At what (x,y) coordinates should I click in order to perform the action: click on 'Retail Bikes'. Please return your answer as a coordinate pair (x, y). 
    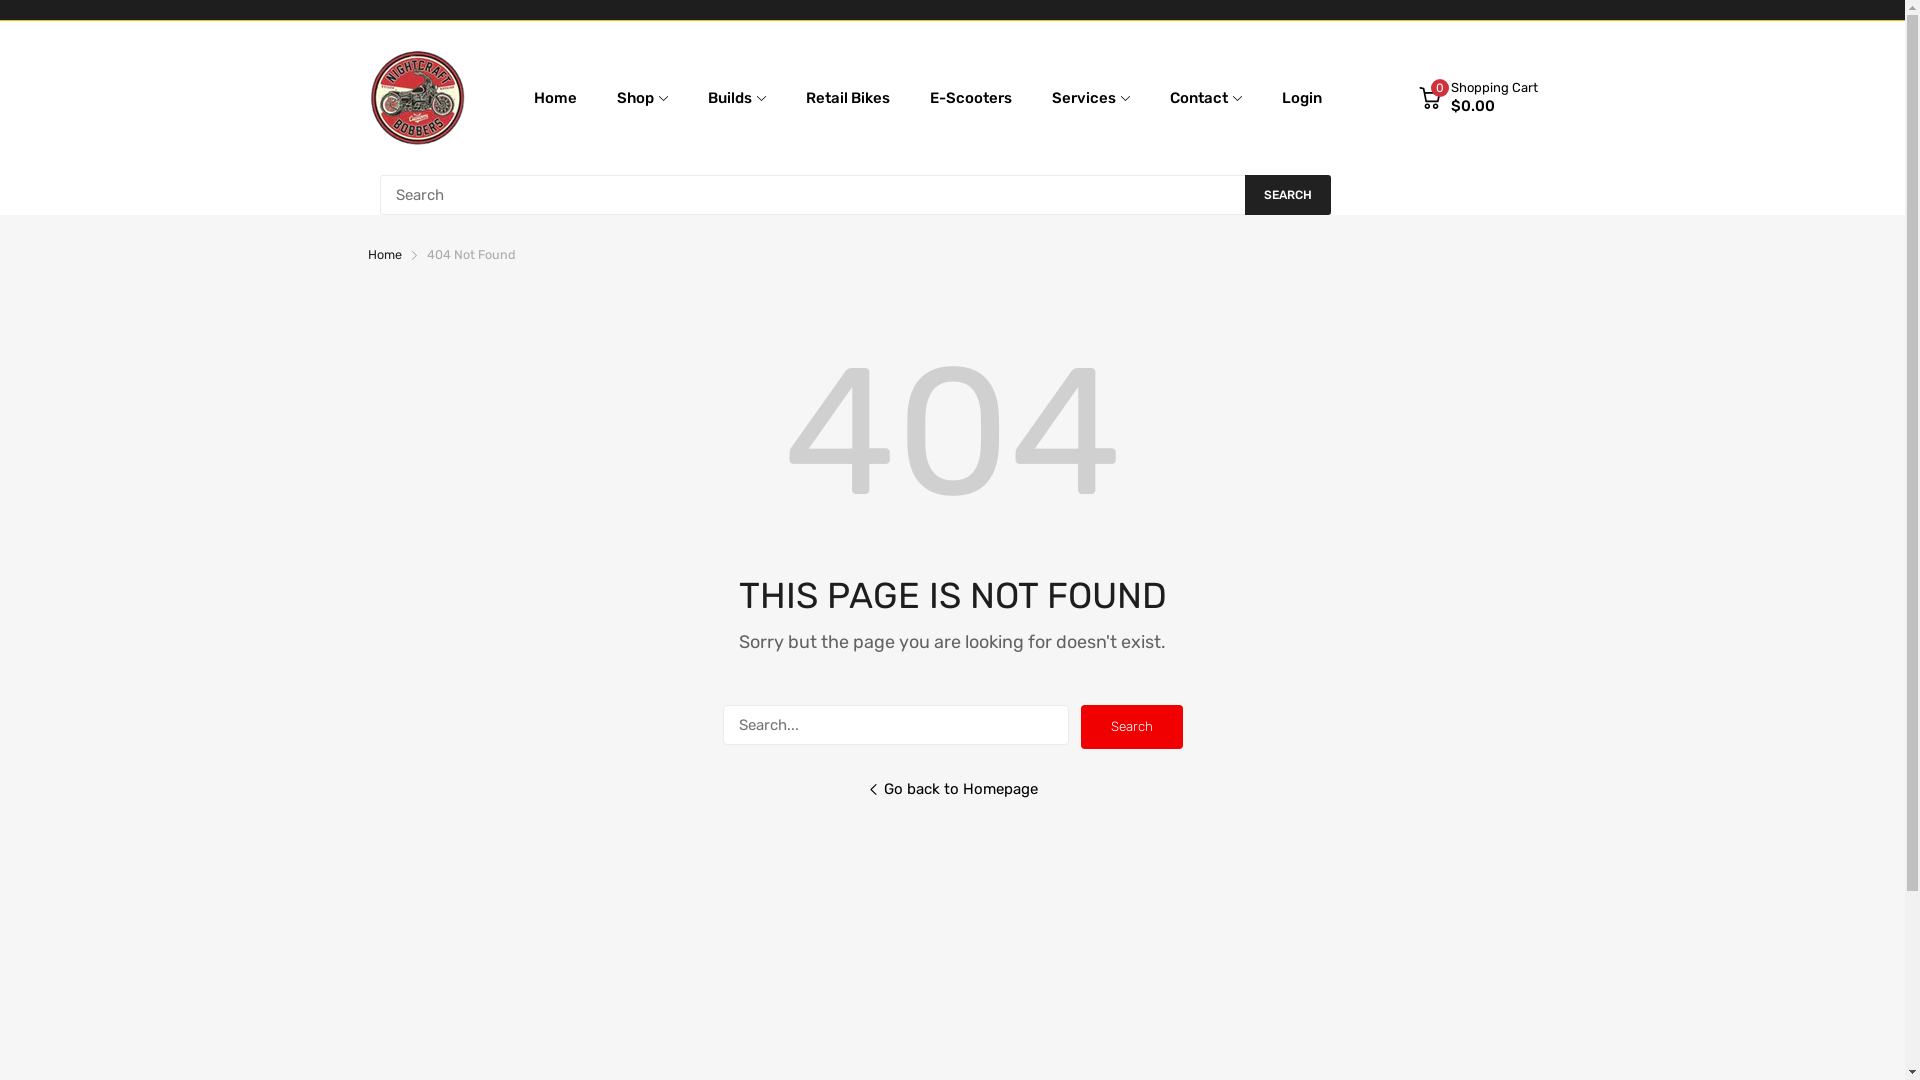
    Looking at the image, I should click on (848, 97).